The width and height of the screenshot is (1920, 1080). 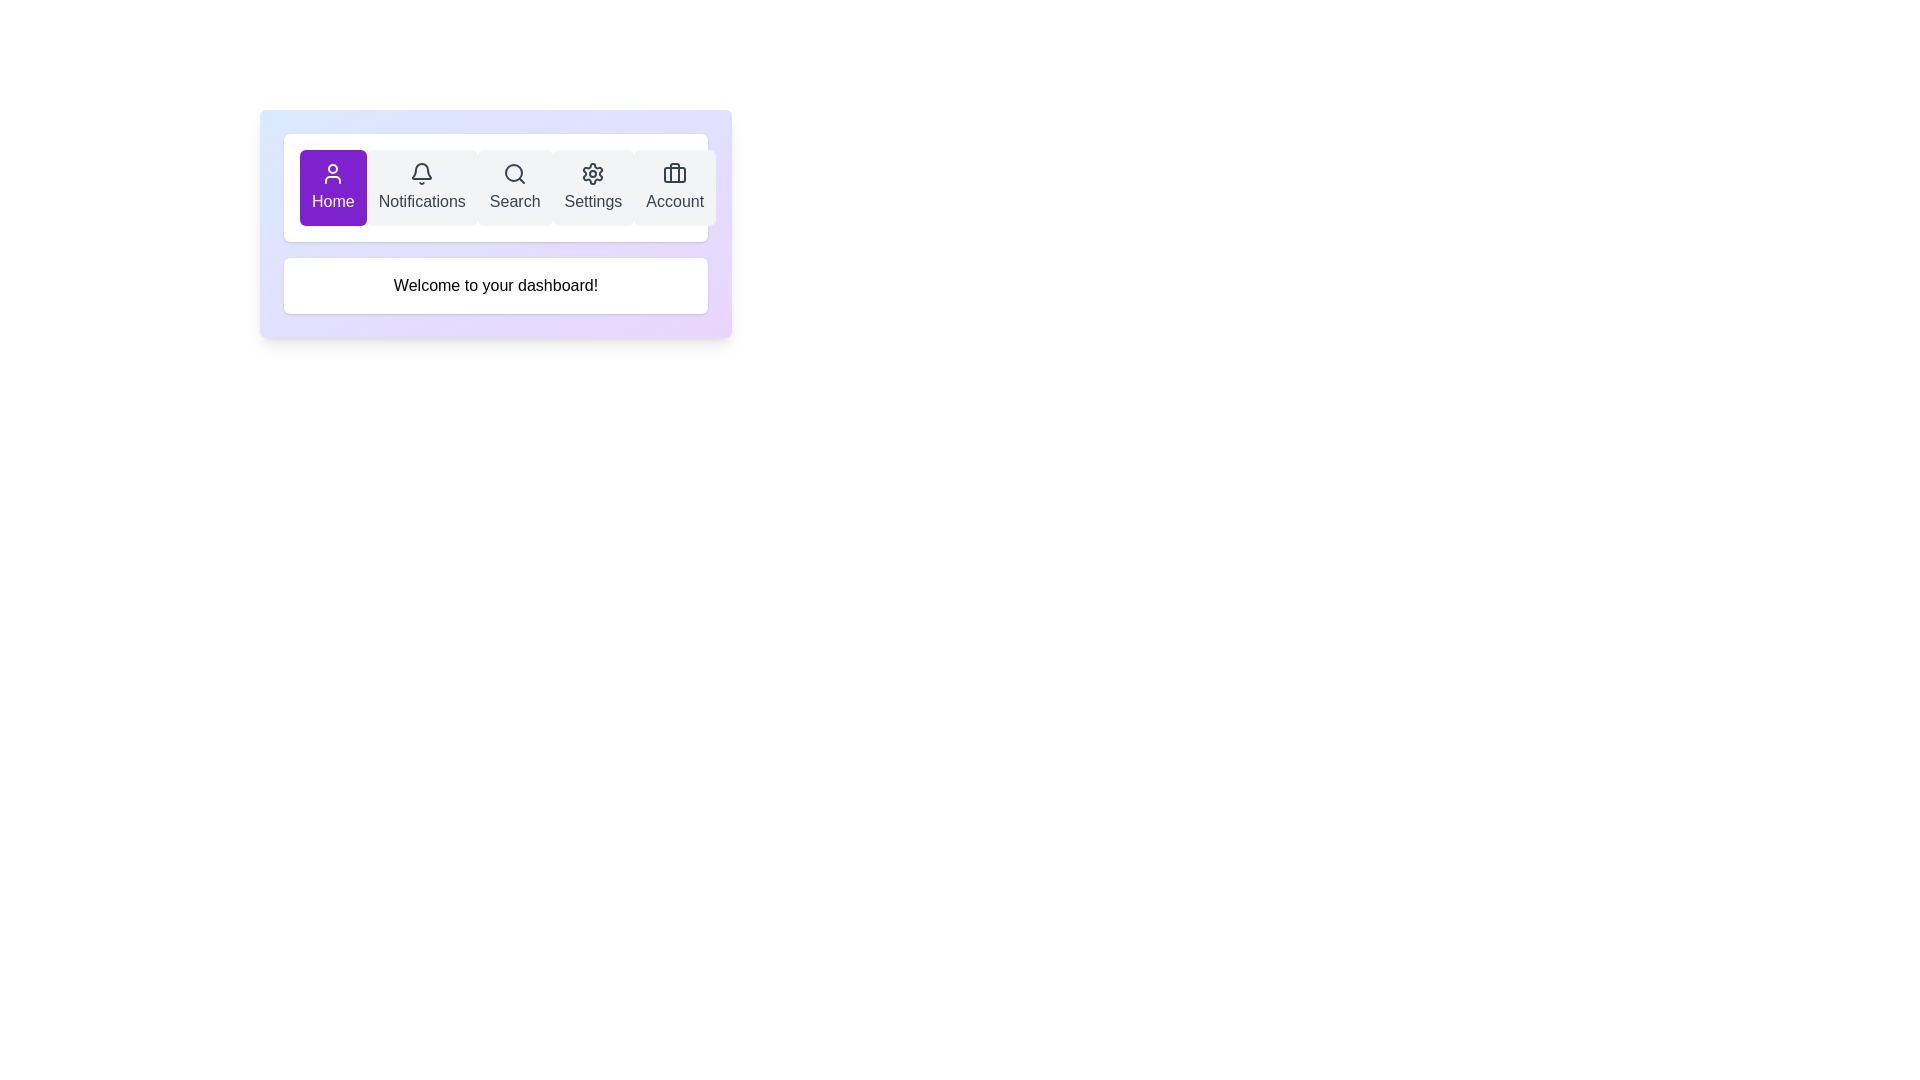 I want to click on the static text label 'Home' in the navigation bar, which indicates the home page section and is located under the user profile icon, so click(x=333, y=201).